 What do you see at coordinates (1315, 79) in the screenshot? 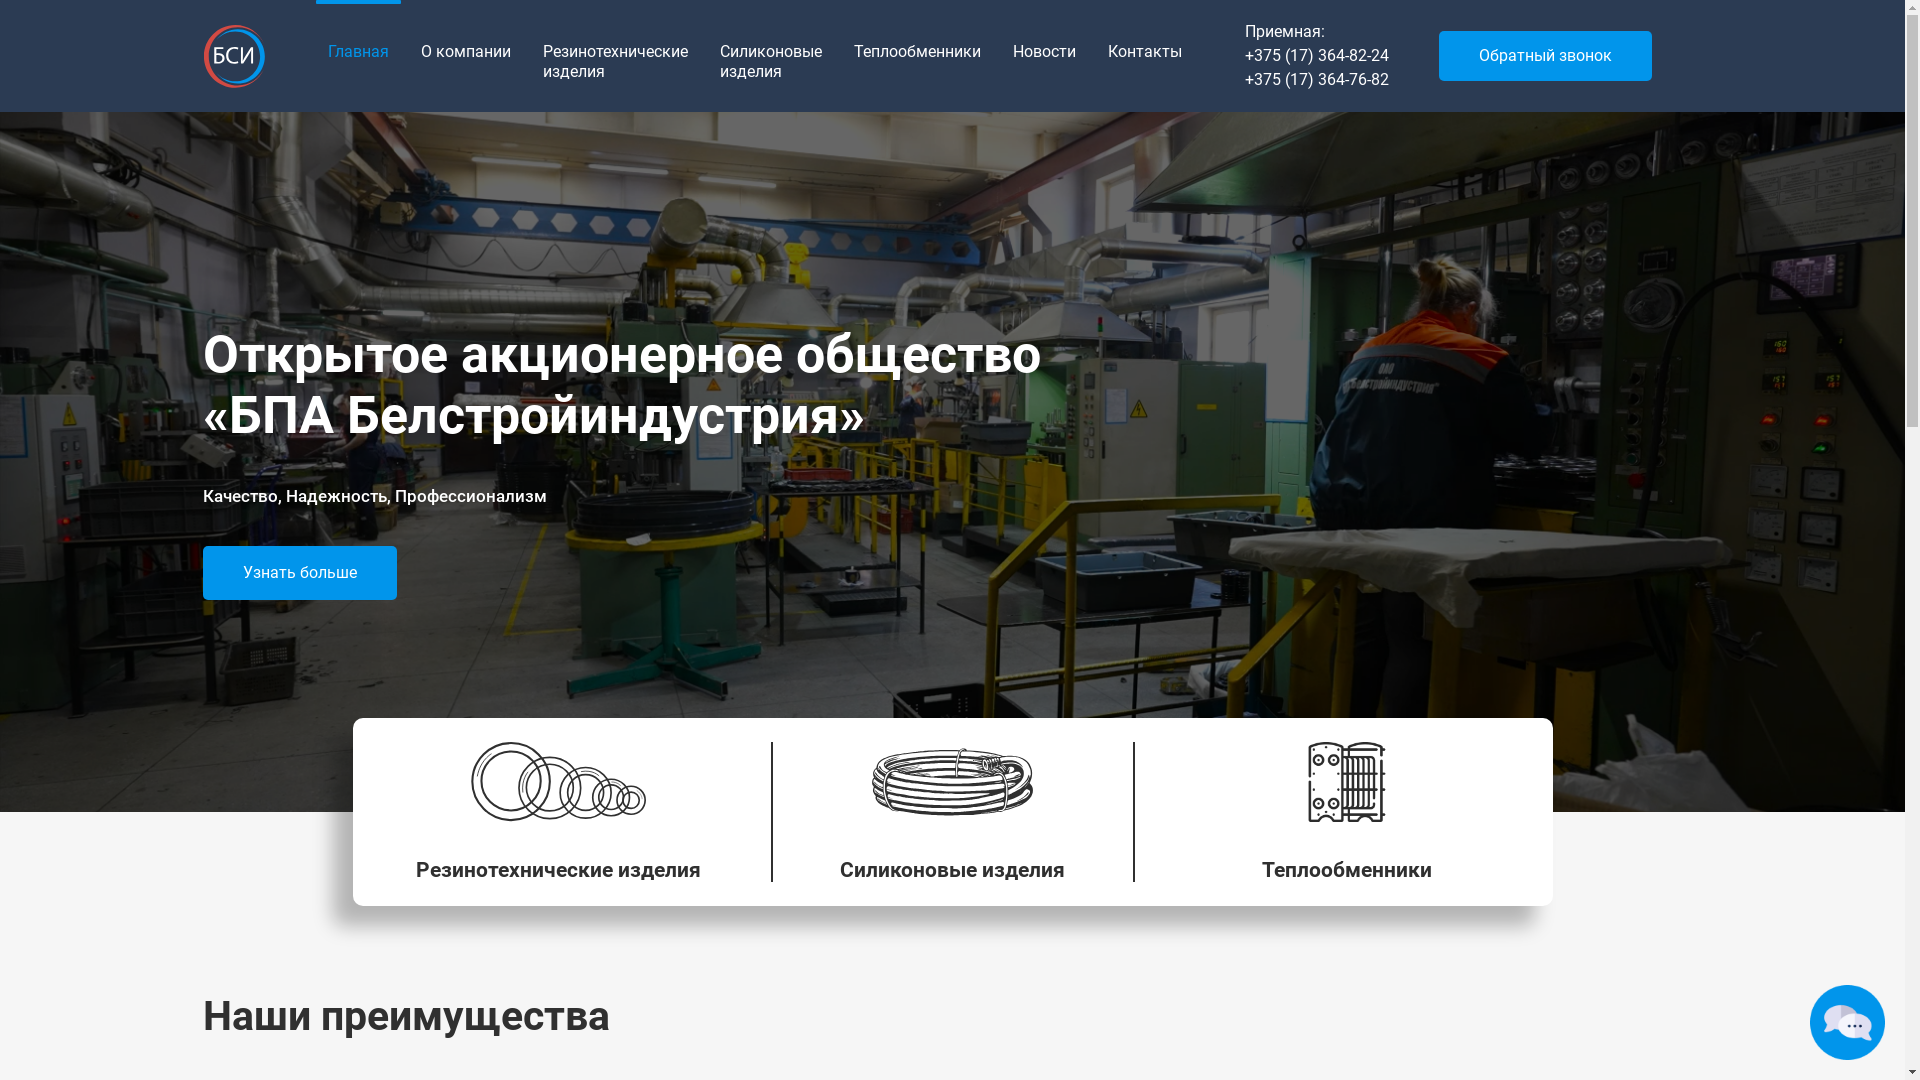
I see `'+375 (17) 364-76-82'` at bounding box center [1315, 79].